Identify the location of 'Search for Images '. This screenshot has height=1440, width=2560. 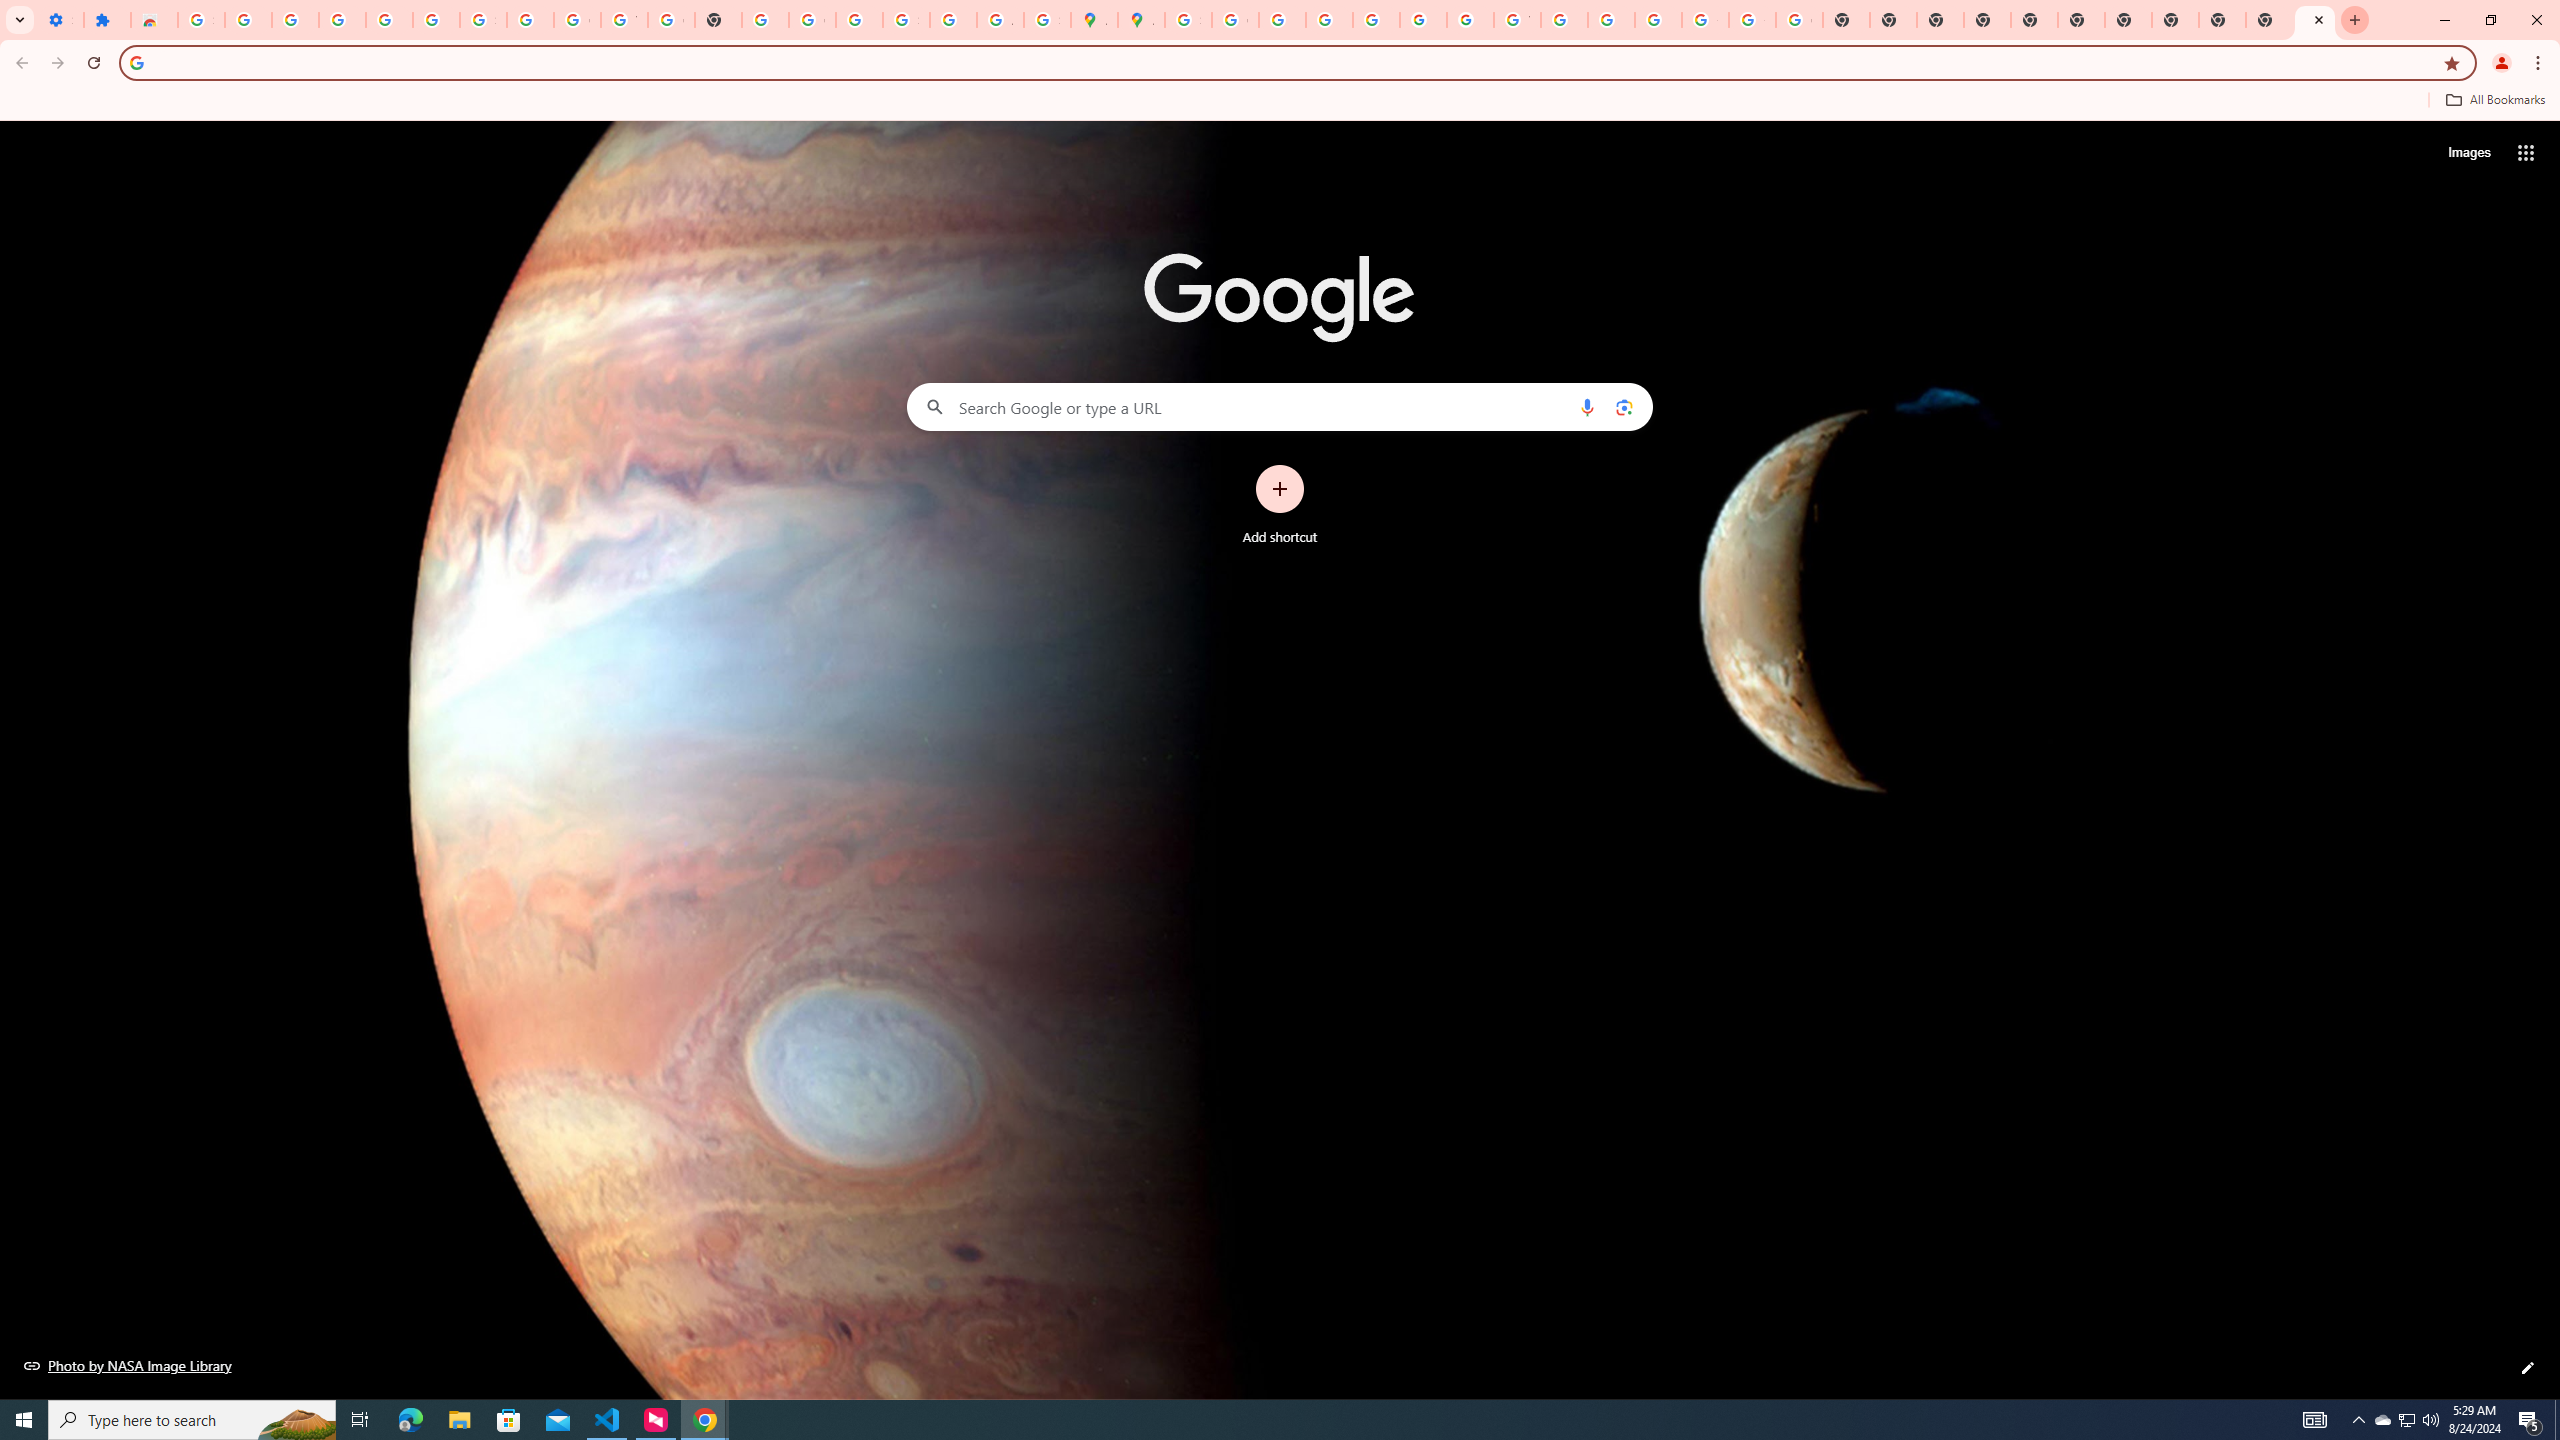
(2469, 153).